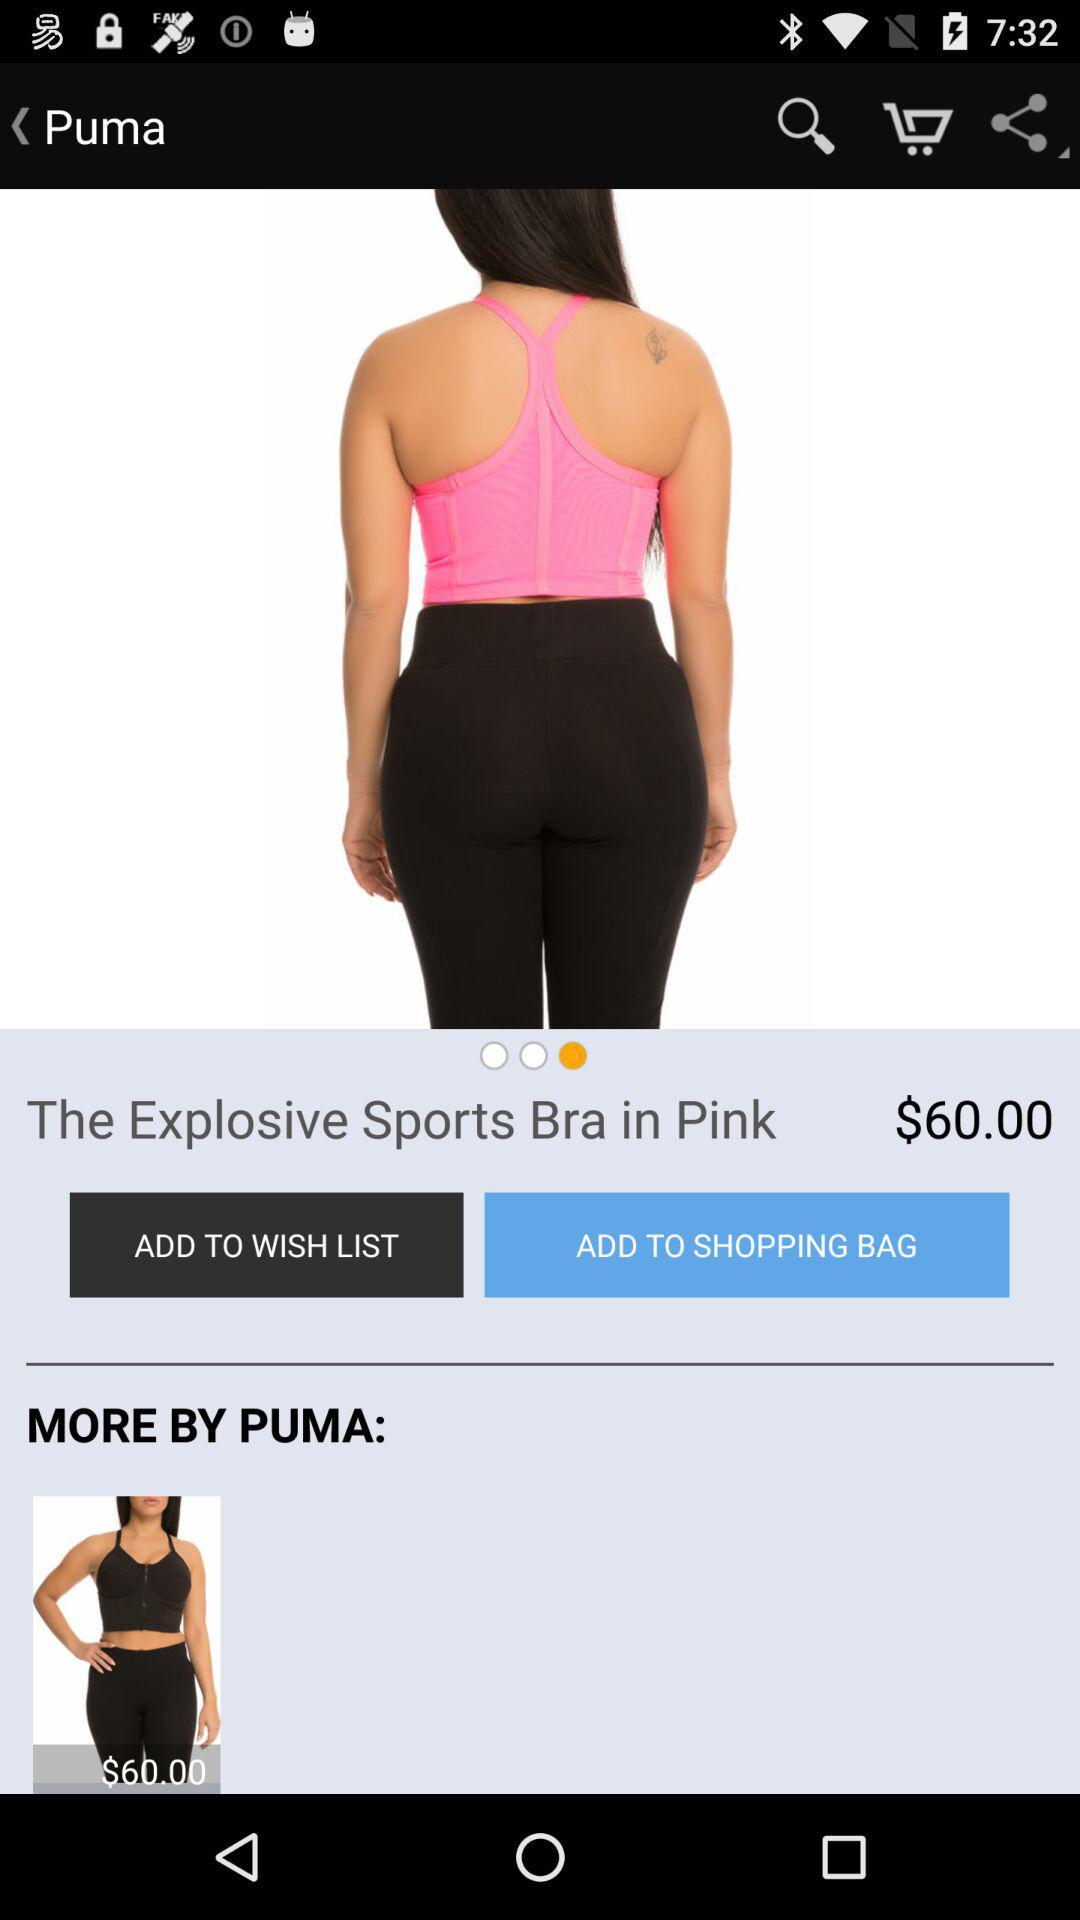 The height and width of the screenshot is (1920, 1080). What do you see at coordinates (805, 124) in the screenshot?
I see `item to the right of the puma app` at bounding box center [805, 124].